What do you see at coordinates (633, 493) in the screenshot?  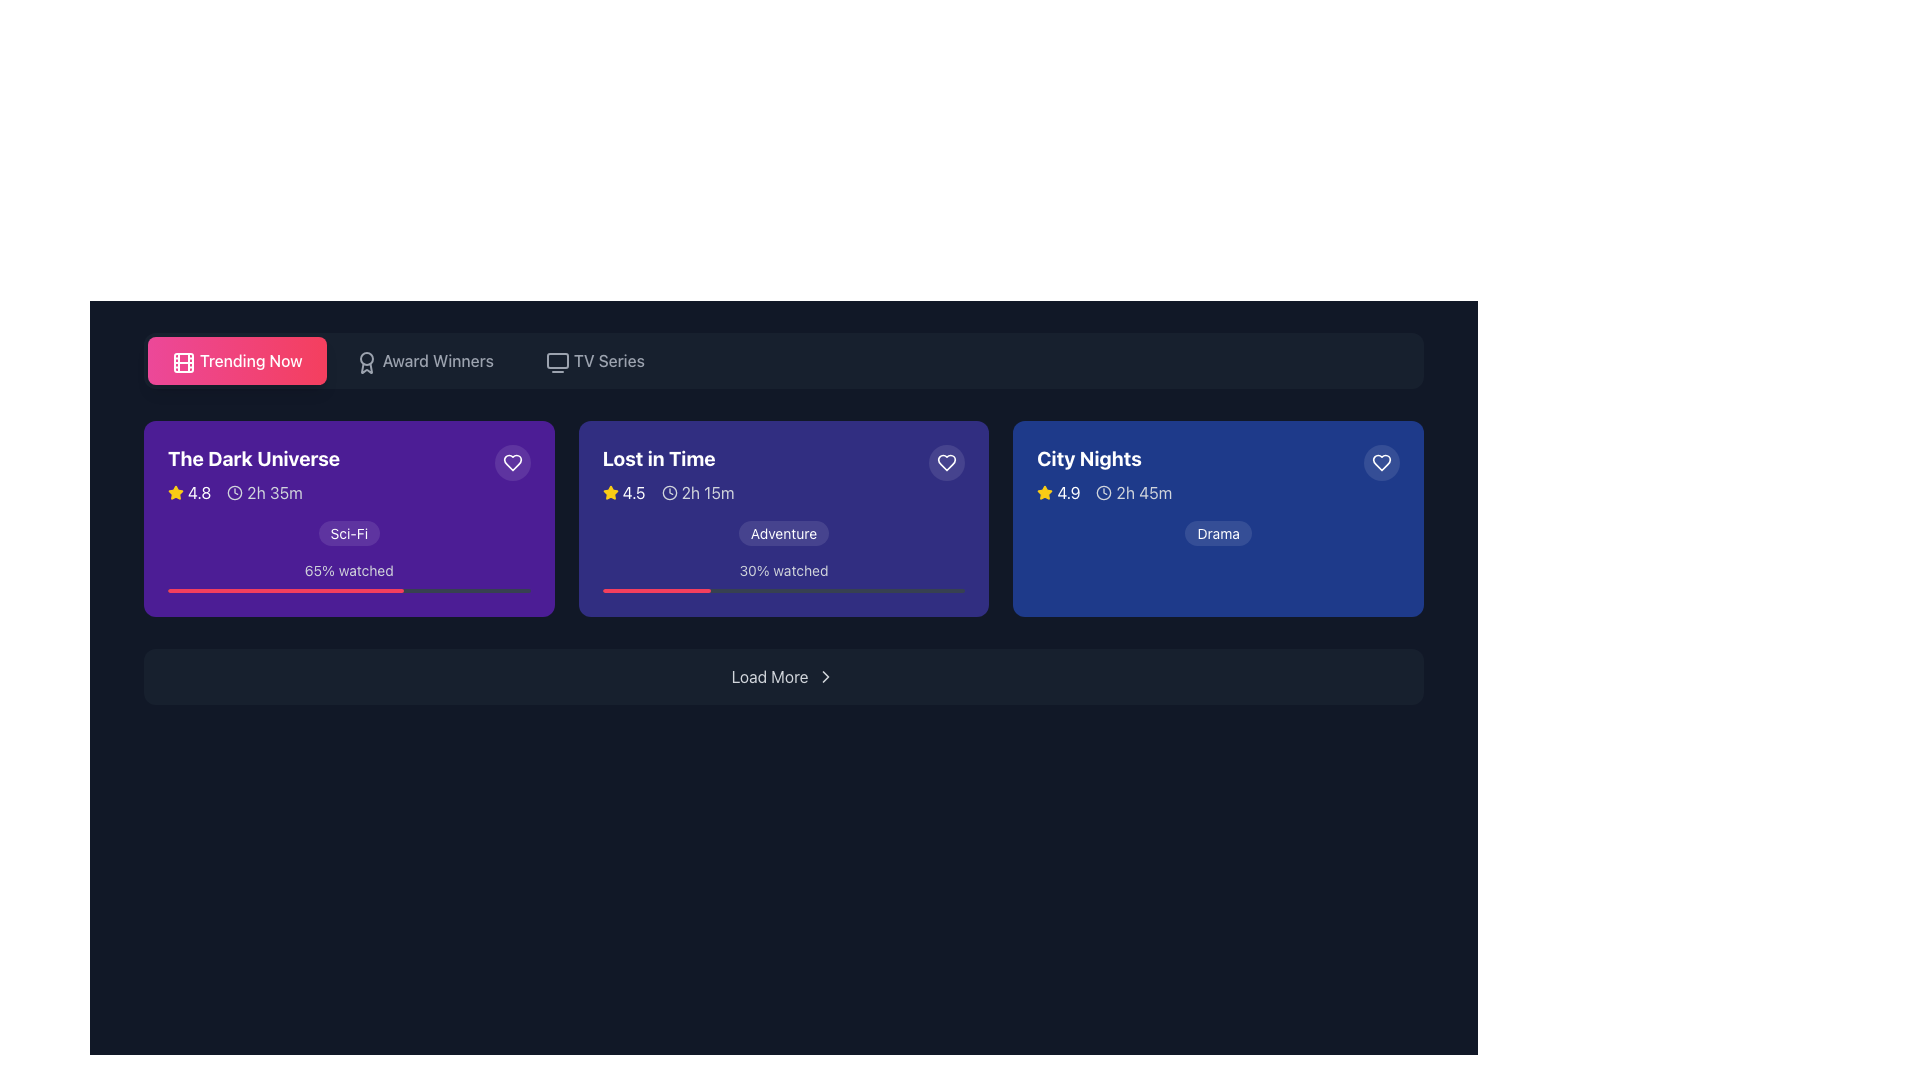 I see `the numerical value '4.5' displayed in white color on a purple background, located within the 'Lost in Time' card to the right of a yellow star icon` at bounding box center [633, 493].